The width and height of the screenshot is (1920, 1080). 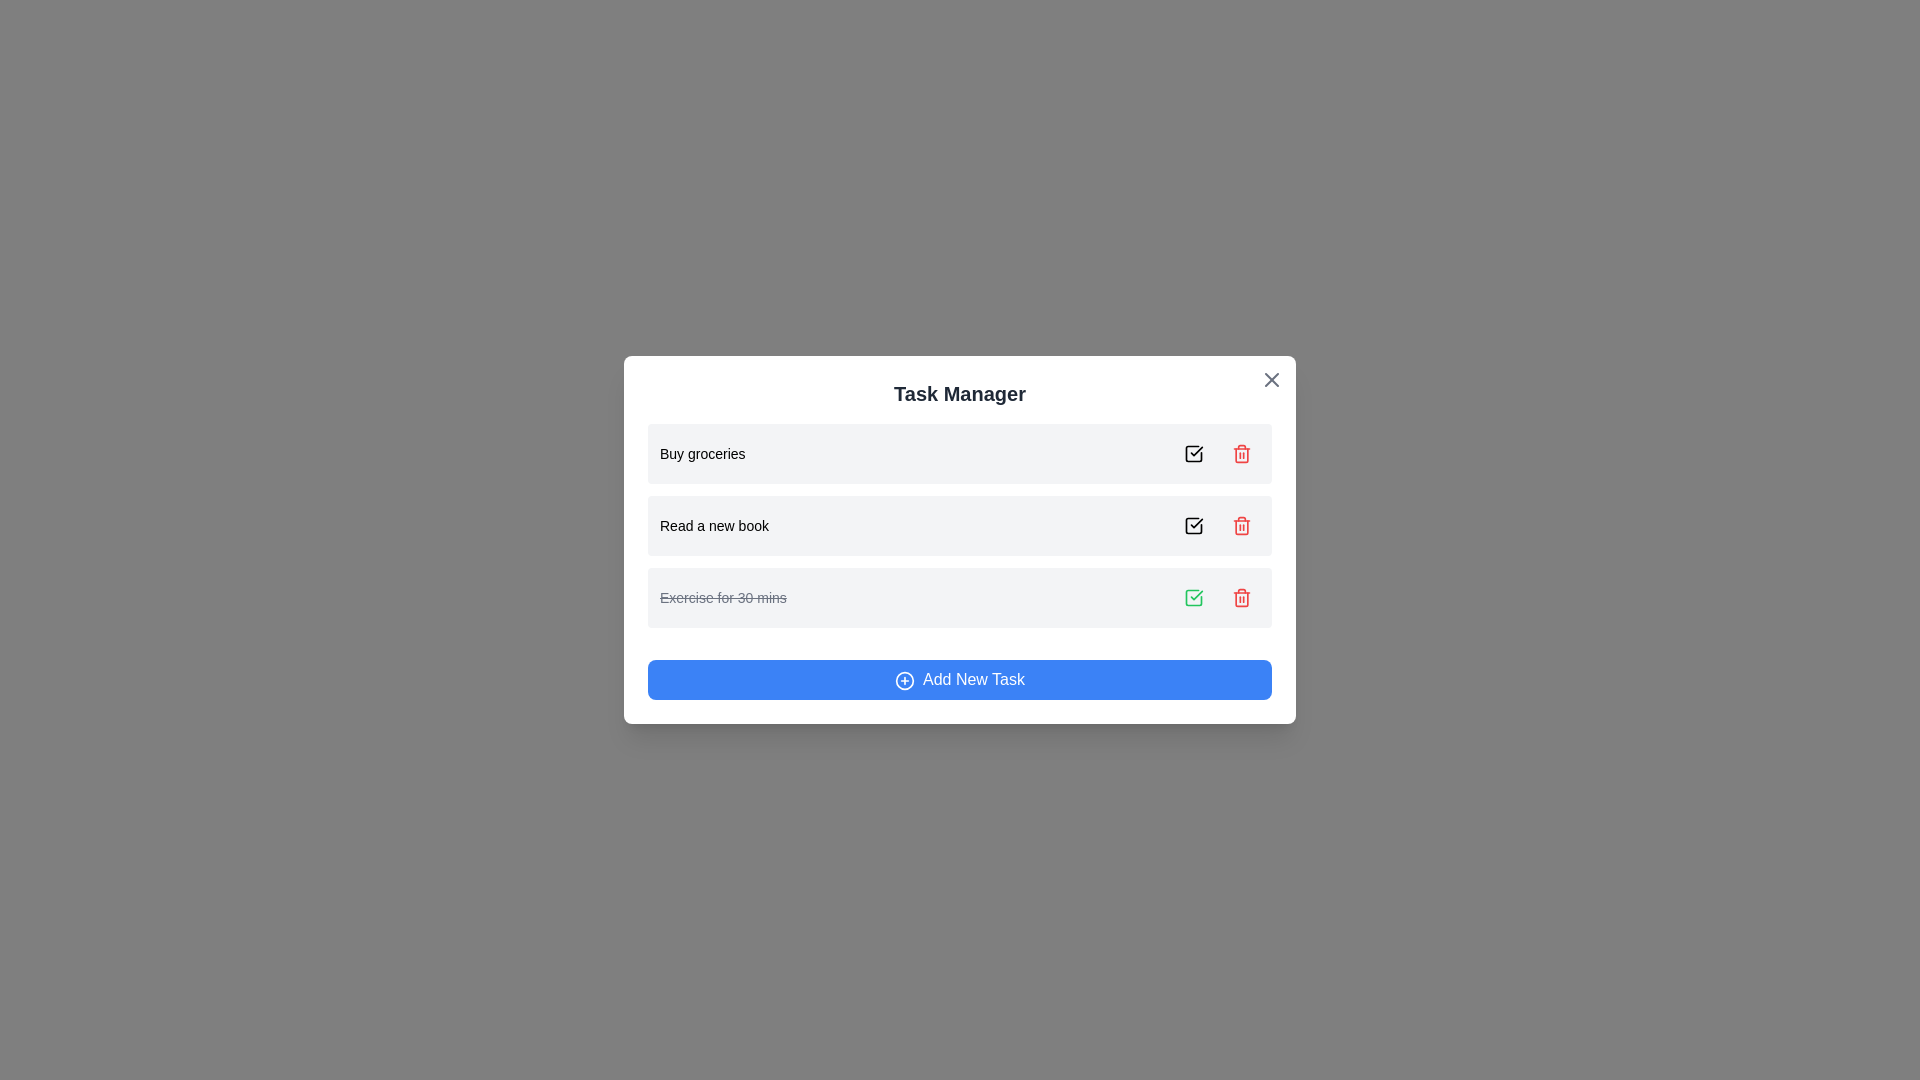 What do you see at coordinates (1194, 596) in the screenshot?
I see `the rounded green button with a checkmark to mark the 'Exercise for 30 mins' task as complete` at bounding box center [1194, 596].